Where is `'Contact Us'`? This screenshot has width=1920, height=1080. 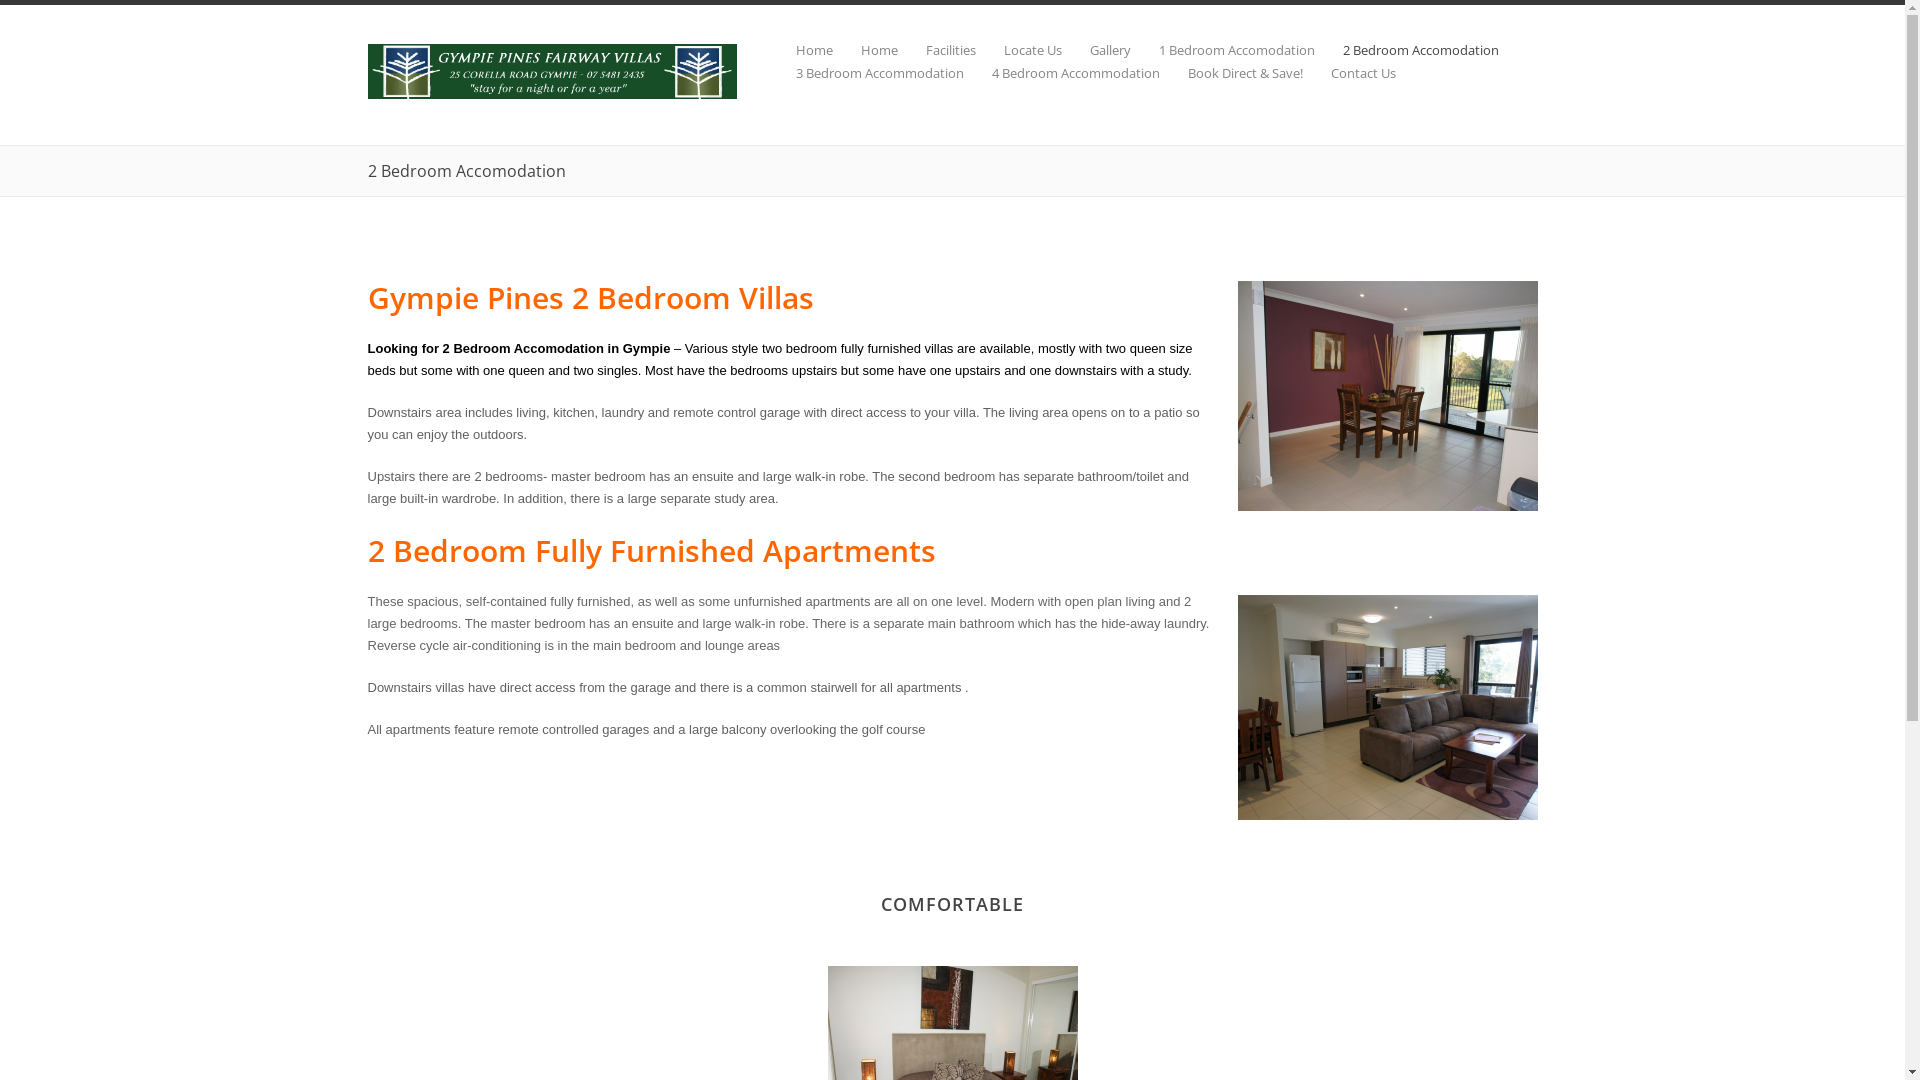 'Contact Us' is located at coordinates (1348, 72).